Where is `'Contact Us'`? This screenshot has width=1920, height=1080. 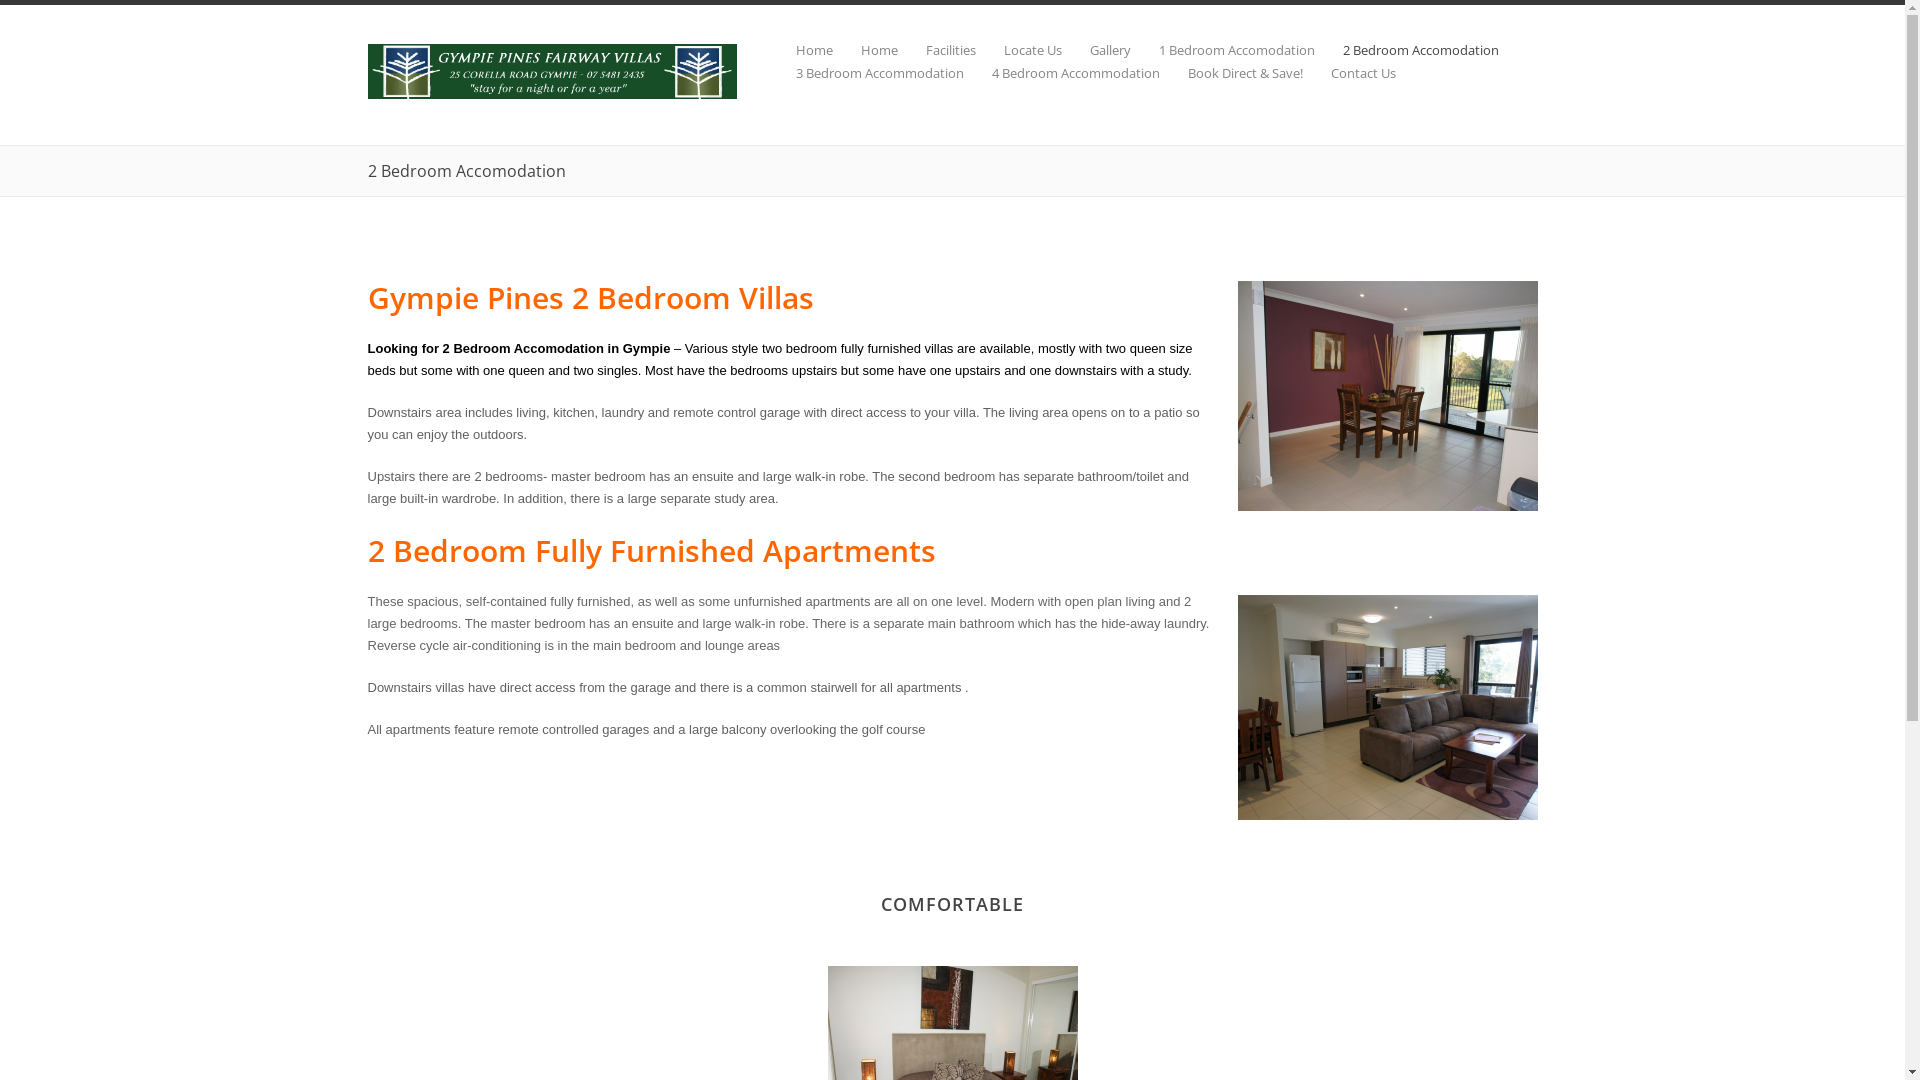 'Contact Us' is located at coordinates (1348, 72).